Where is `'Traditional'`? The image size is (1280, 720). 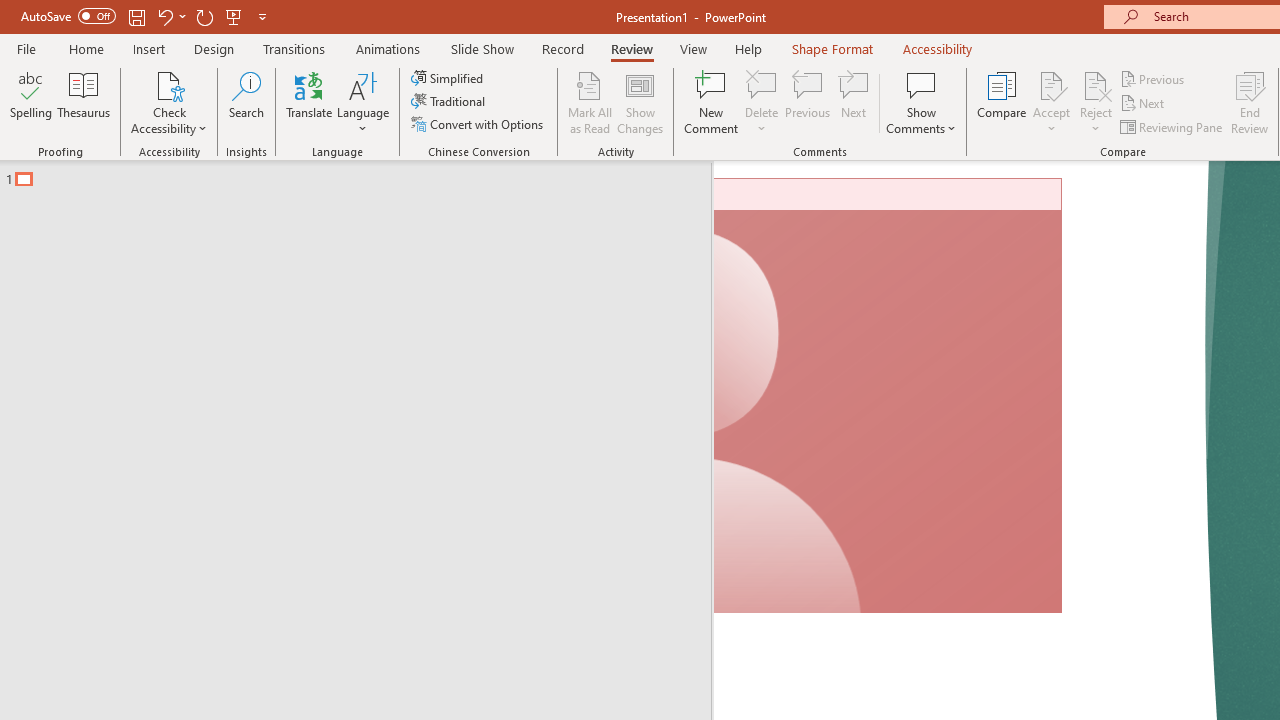 'Traditional' is located at coordinates (448, 101).